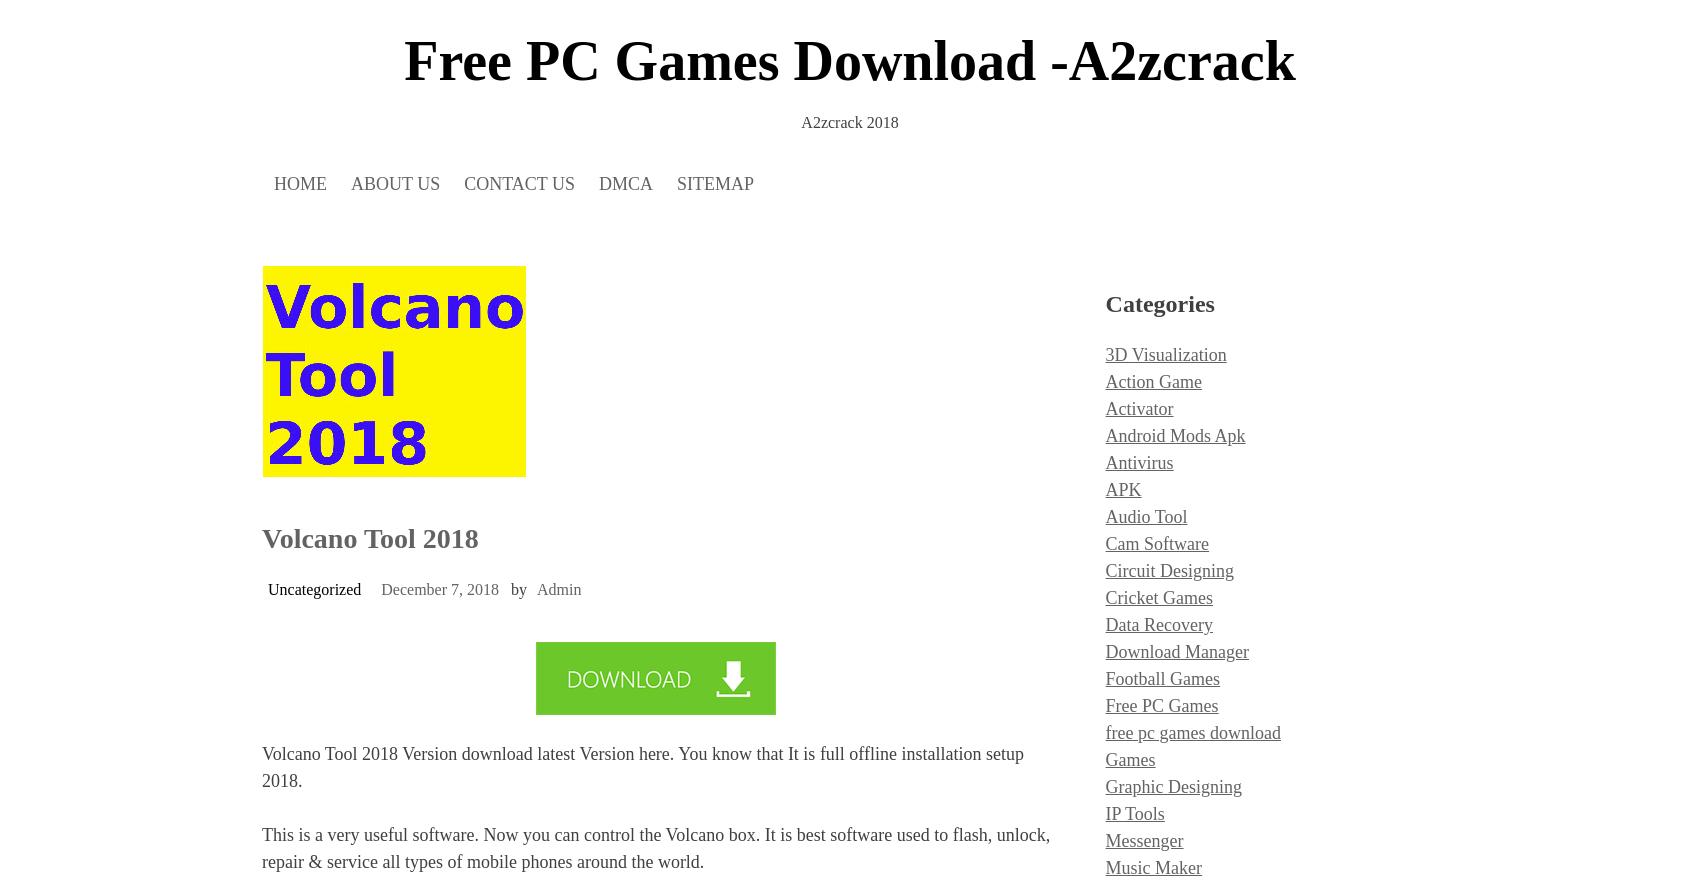 The width and height of the screenshot is (1700, 882). What do you see at coordinates (453, 247) in the screenshot?
I see `'Used for flashing firmware'` at bounding box center [453, 247].